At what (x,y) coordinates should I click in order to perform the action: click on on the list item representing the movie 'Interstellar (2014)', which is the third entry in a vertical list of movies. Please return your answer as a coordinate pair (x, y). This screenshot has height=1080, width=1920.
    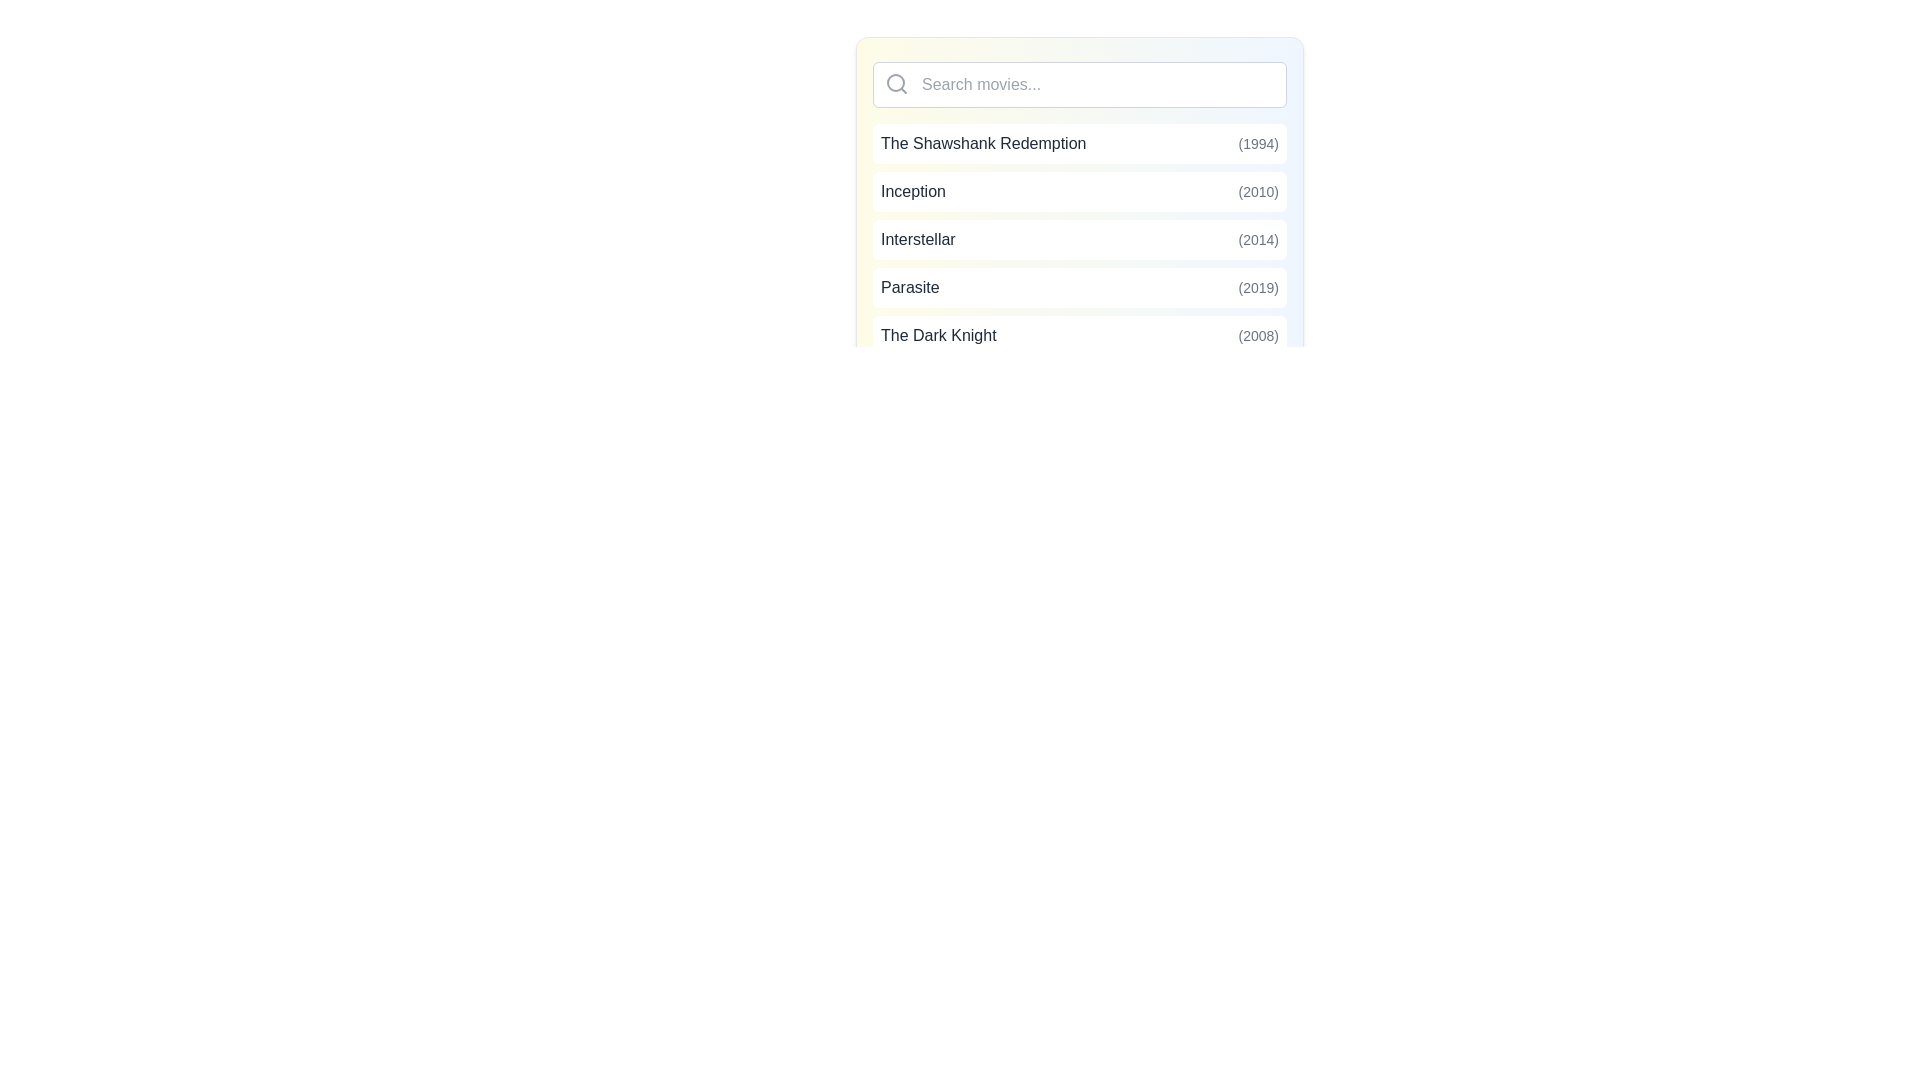
    Looking at the image, I should click on (1079, 238).